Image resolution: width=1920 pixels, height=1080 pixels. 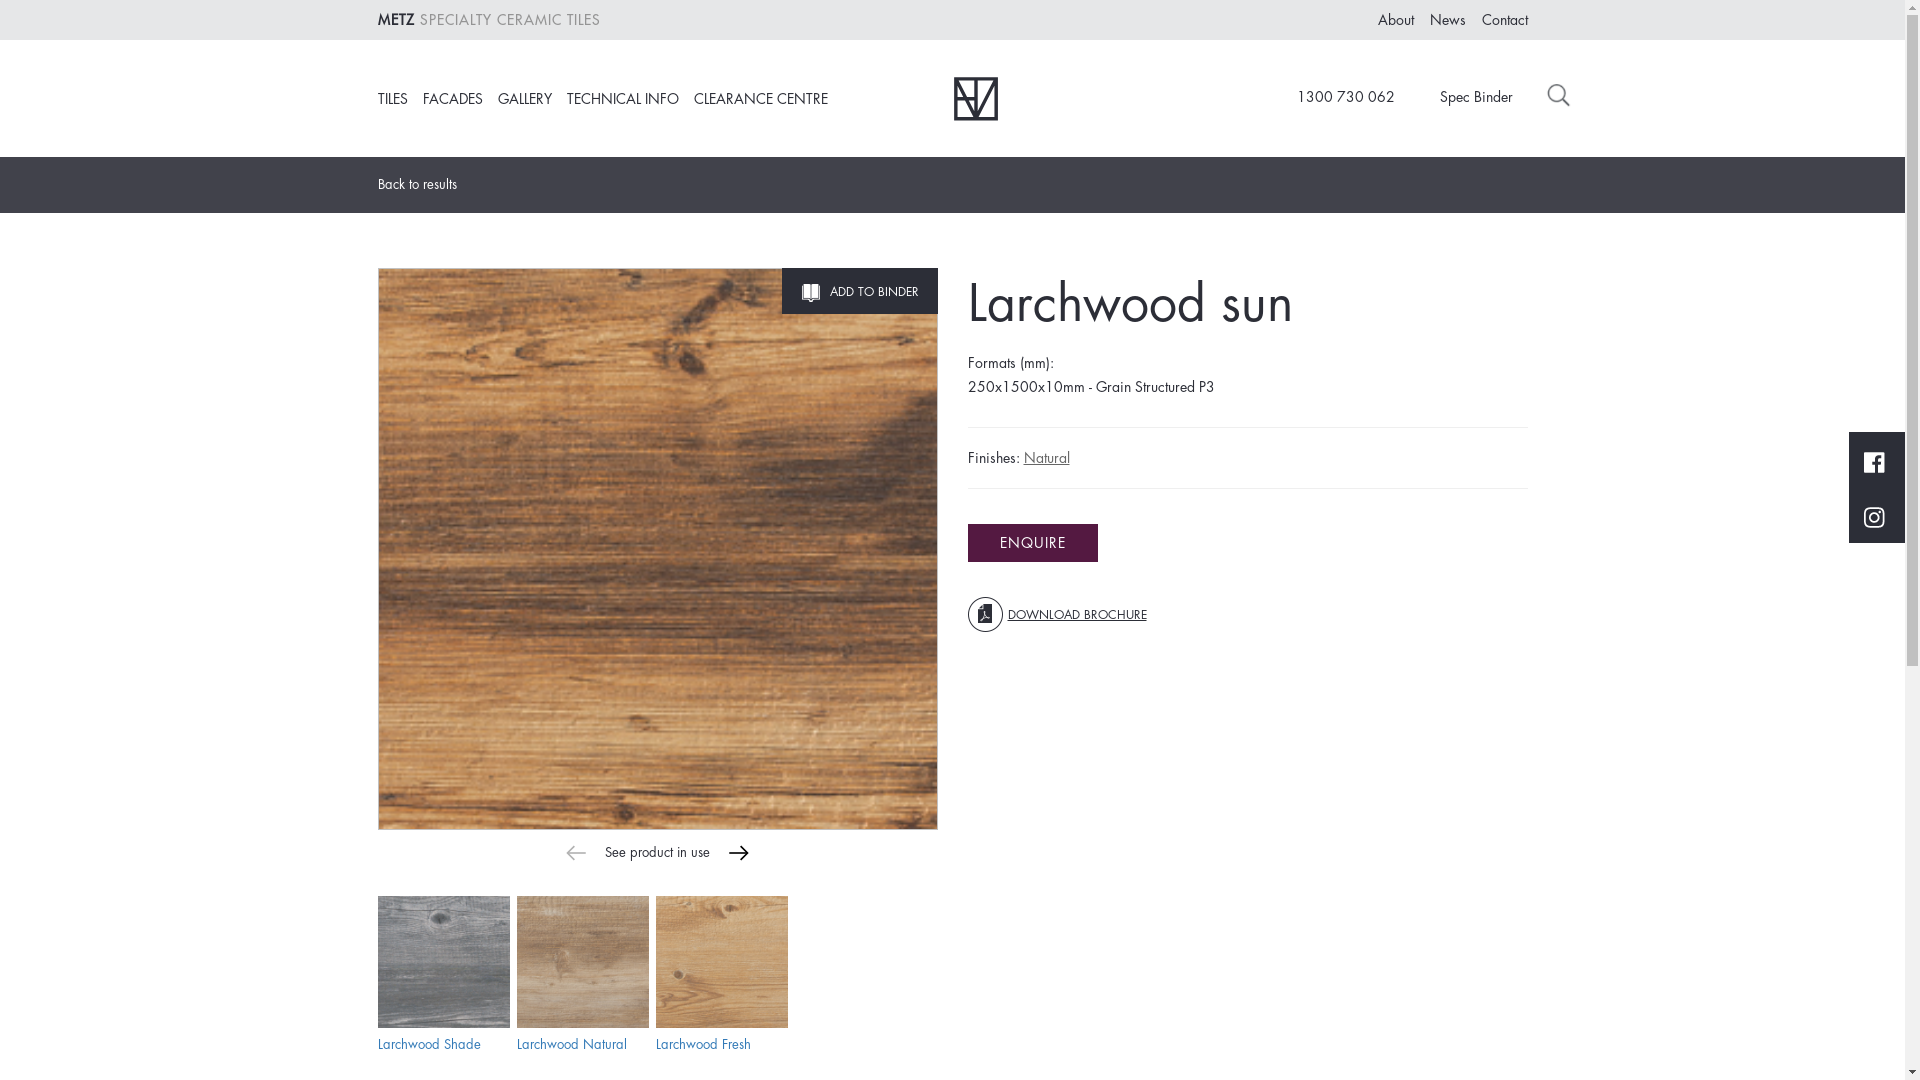 What do you see at coordinates (570, 1043) in the screenshot?
I see `'Larchwood Natural'` at bounding box center [570, 1043].